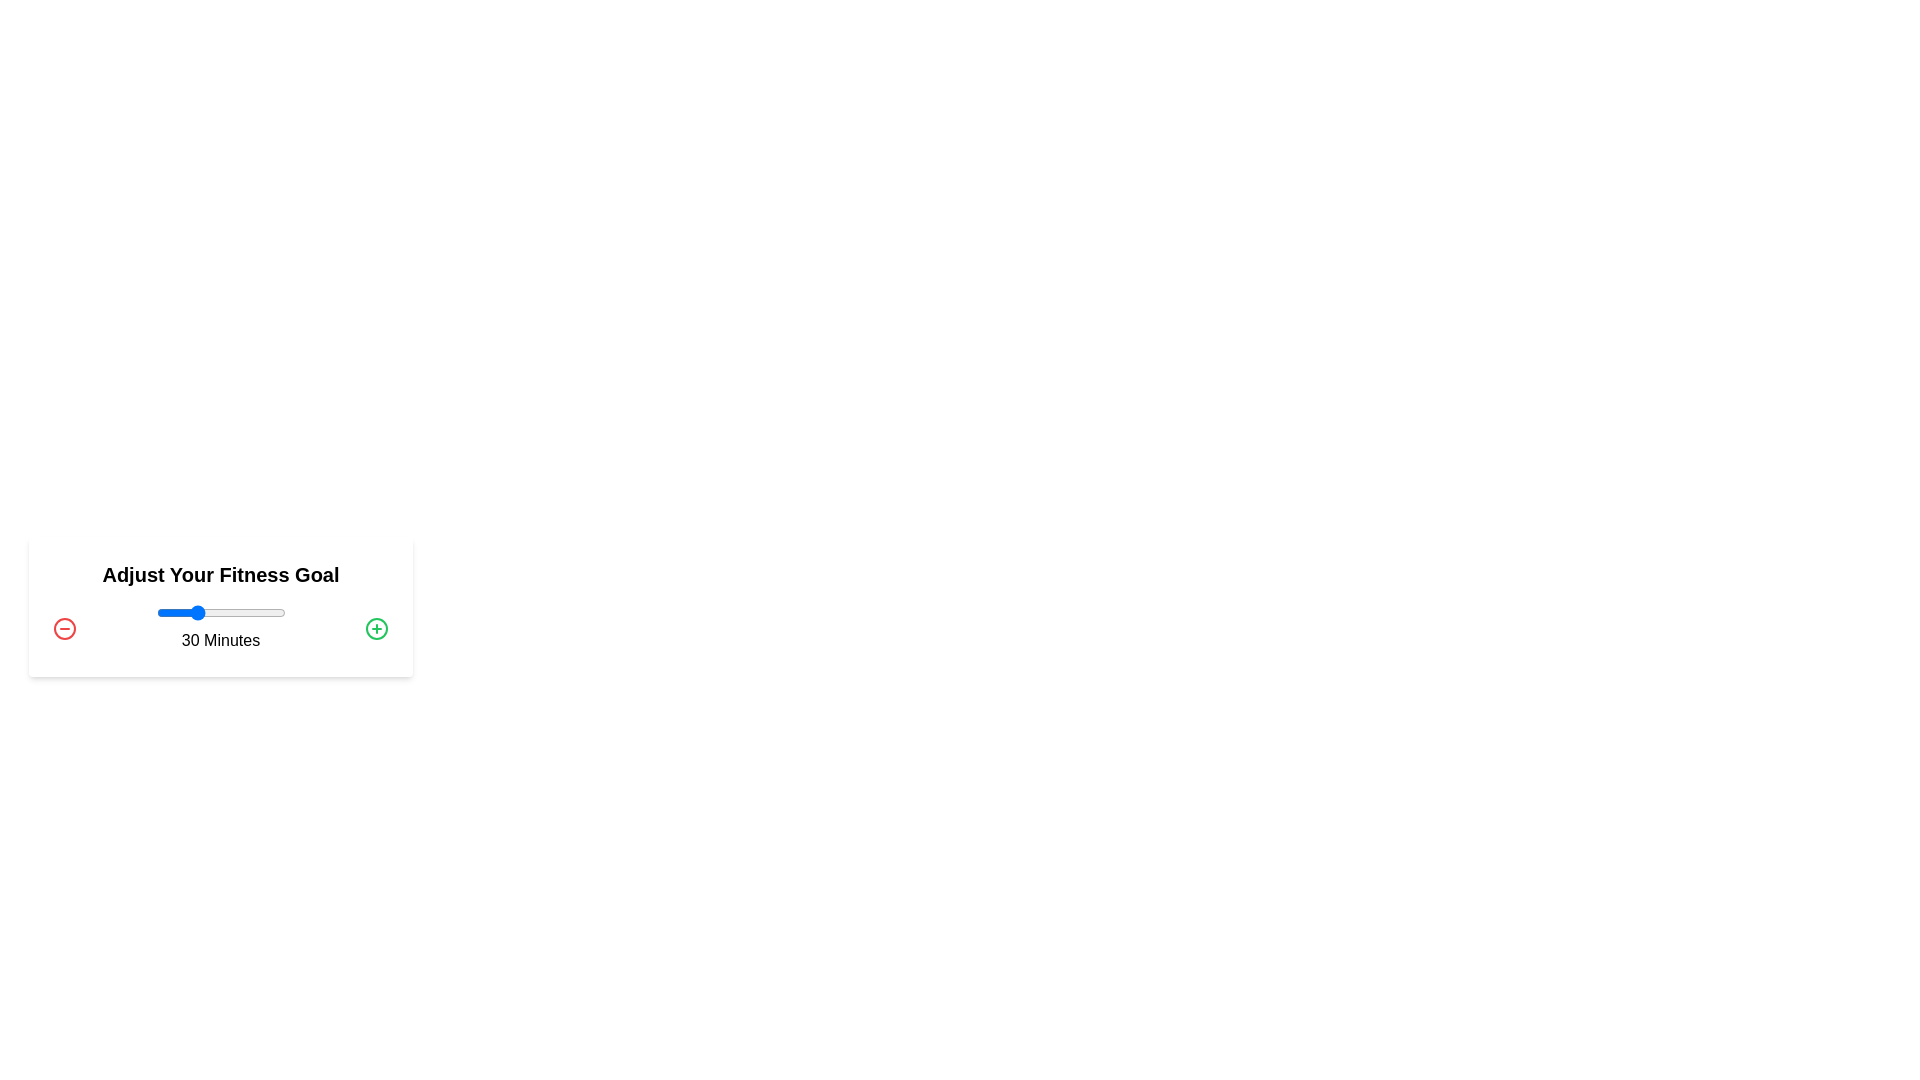 The image size is (1920, 1080). What do you see at coordinates (195, 612) in the screenshot?
I see `fitness goal` at bounding box center [195, 612].